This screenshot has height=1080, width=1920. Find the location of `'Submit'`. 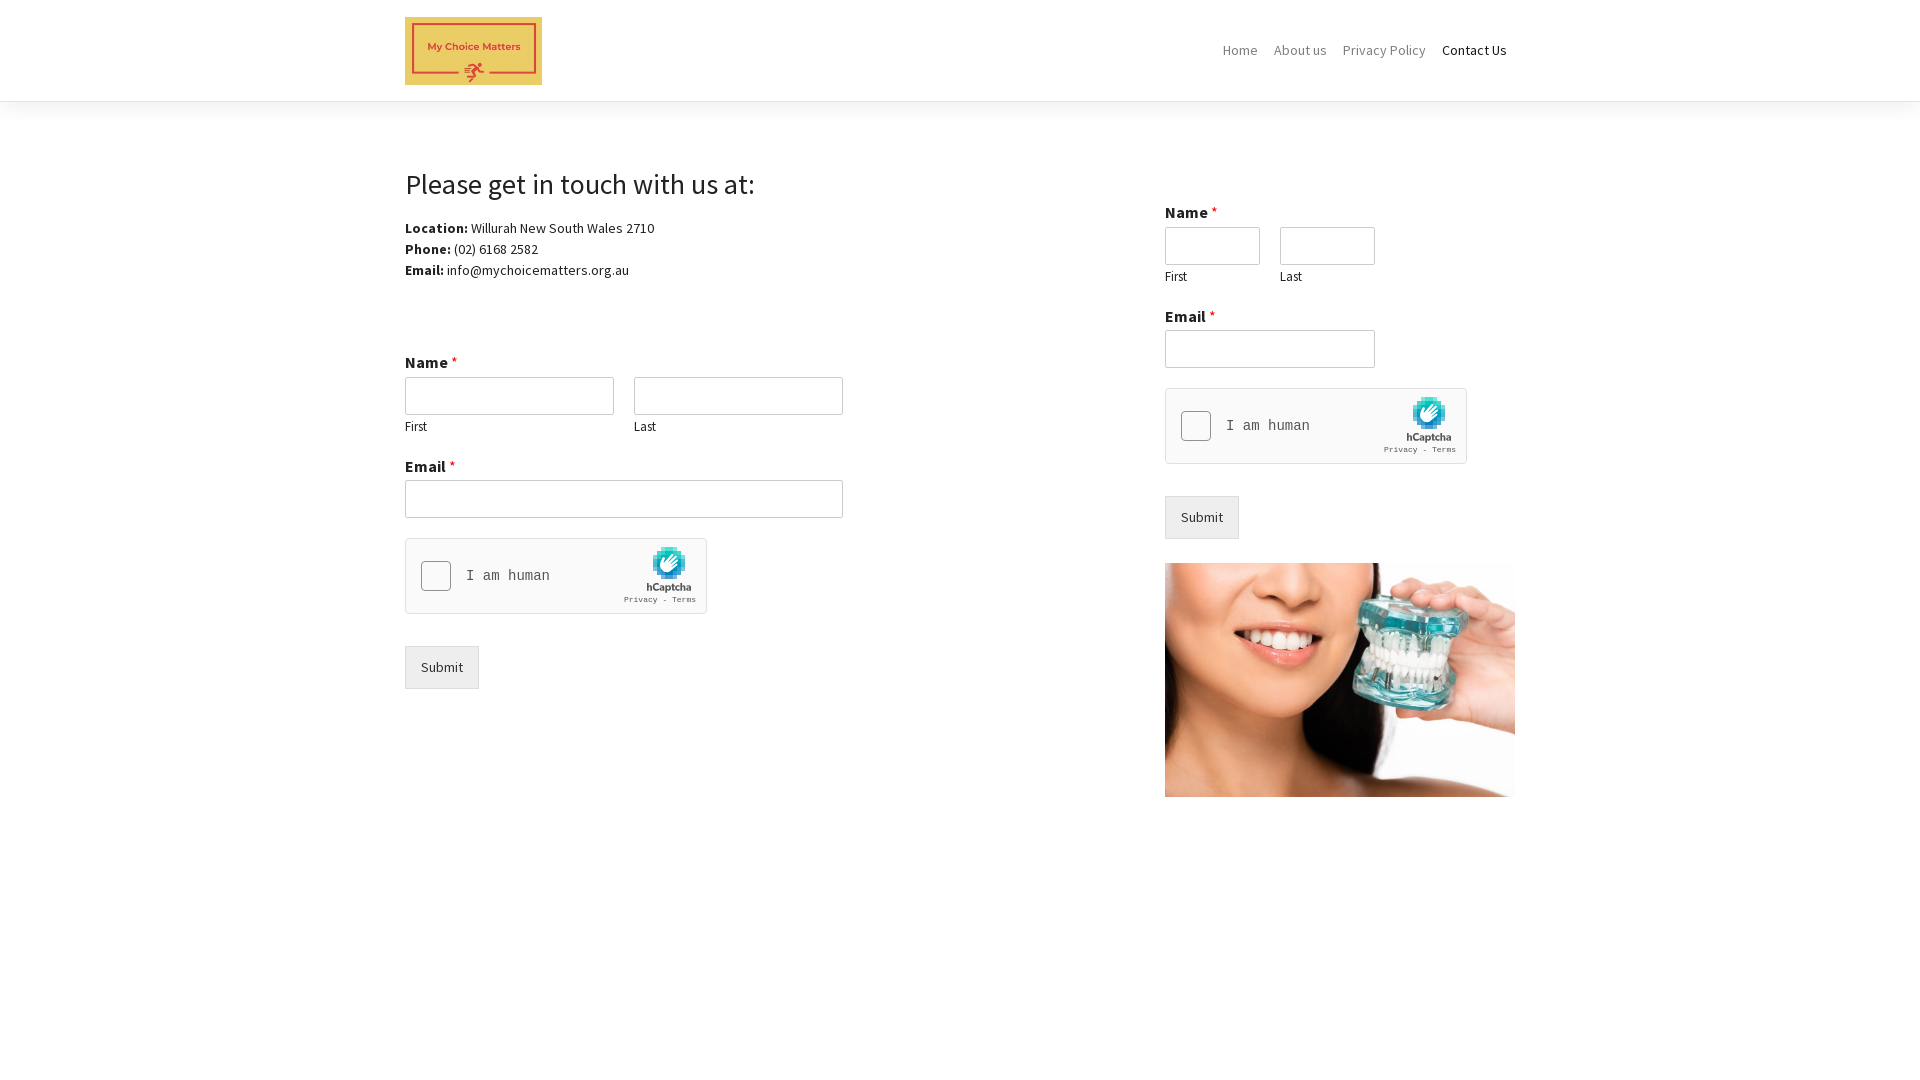

'Submit' is located at coordinates (1200, 516).